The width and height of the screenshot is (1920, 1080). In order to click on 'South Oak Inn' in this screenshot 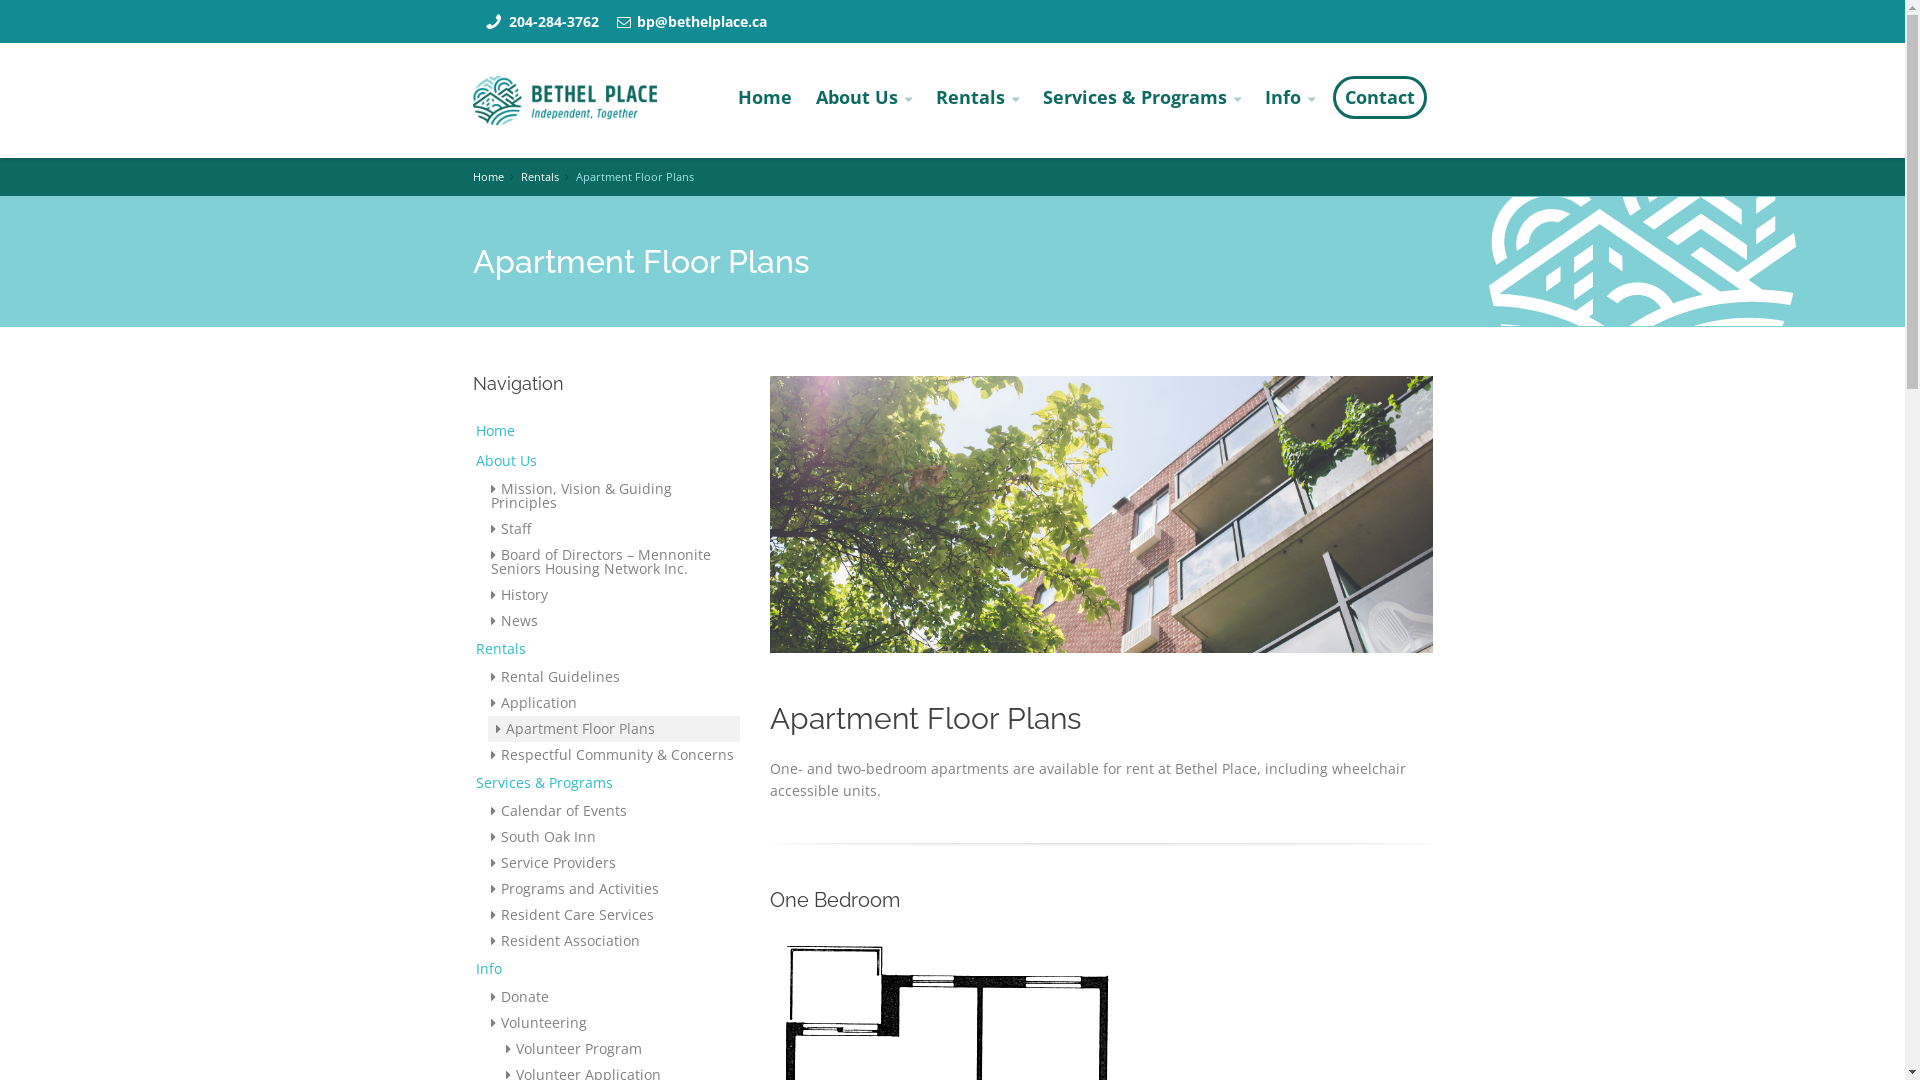, I will do `click(613, 837)`.